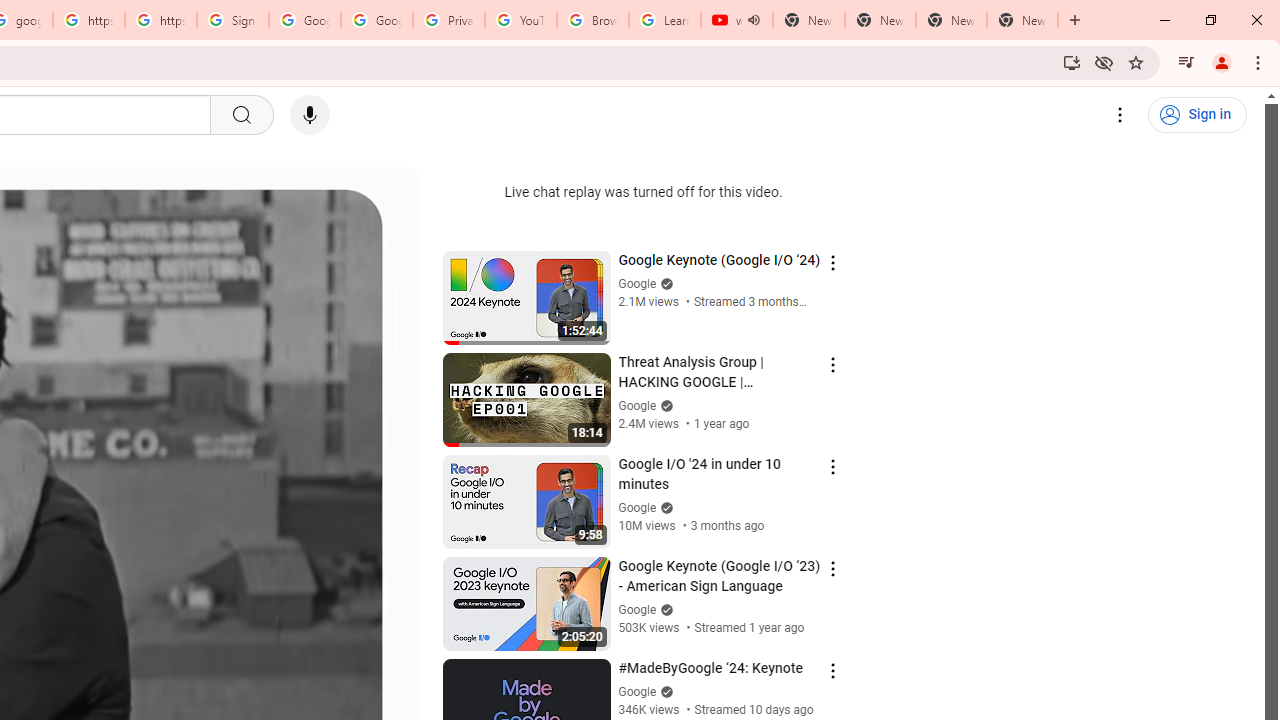  Describe the element at coordinates (232, 20) in the screenshot. I see `'Sign in - Google Accounts'` at that location.